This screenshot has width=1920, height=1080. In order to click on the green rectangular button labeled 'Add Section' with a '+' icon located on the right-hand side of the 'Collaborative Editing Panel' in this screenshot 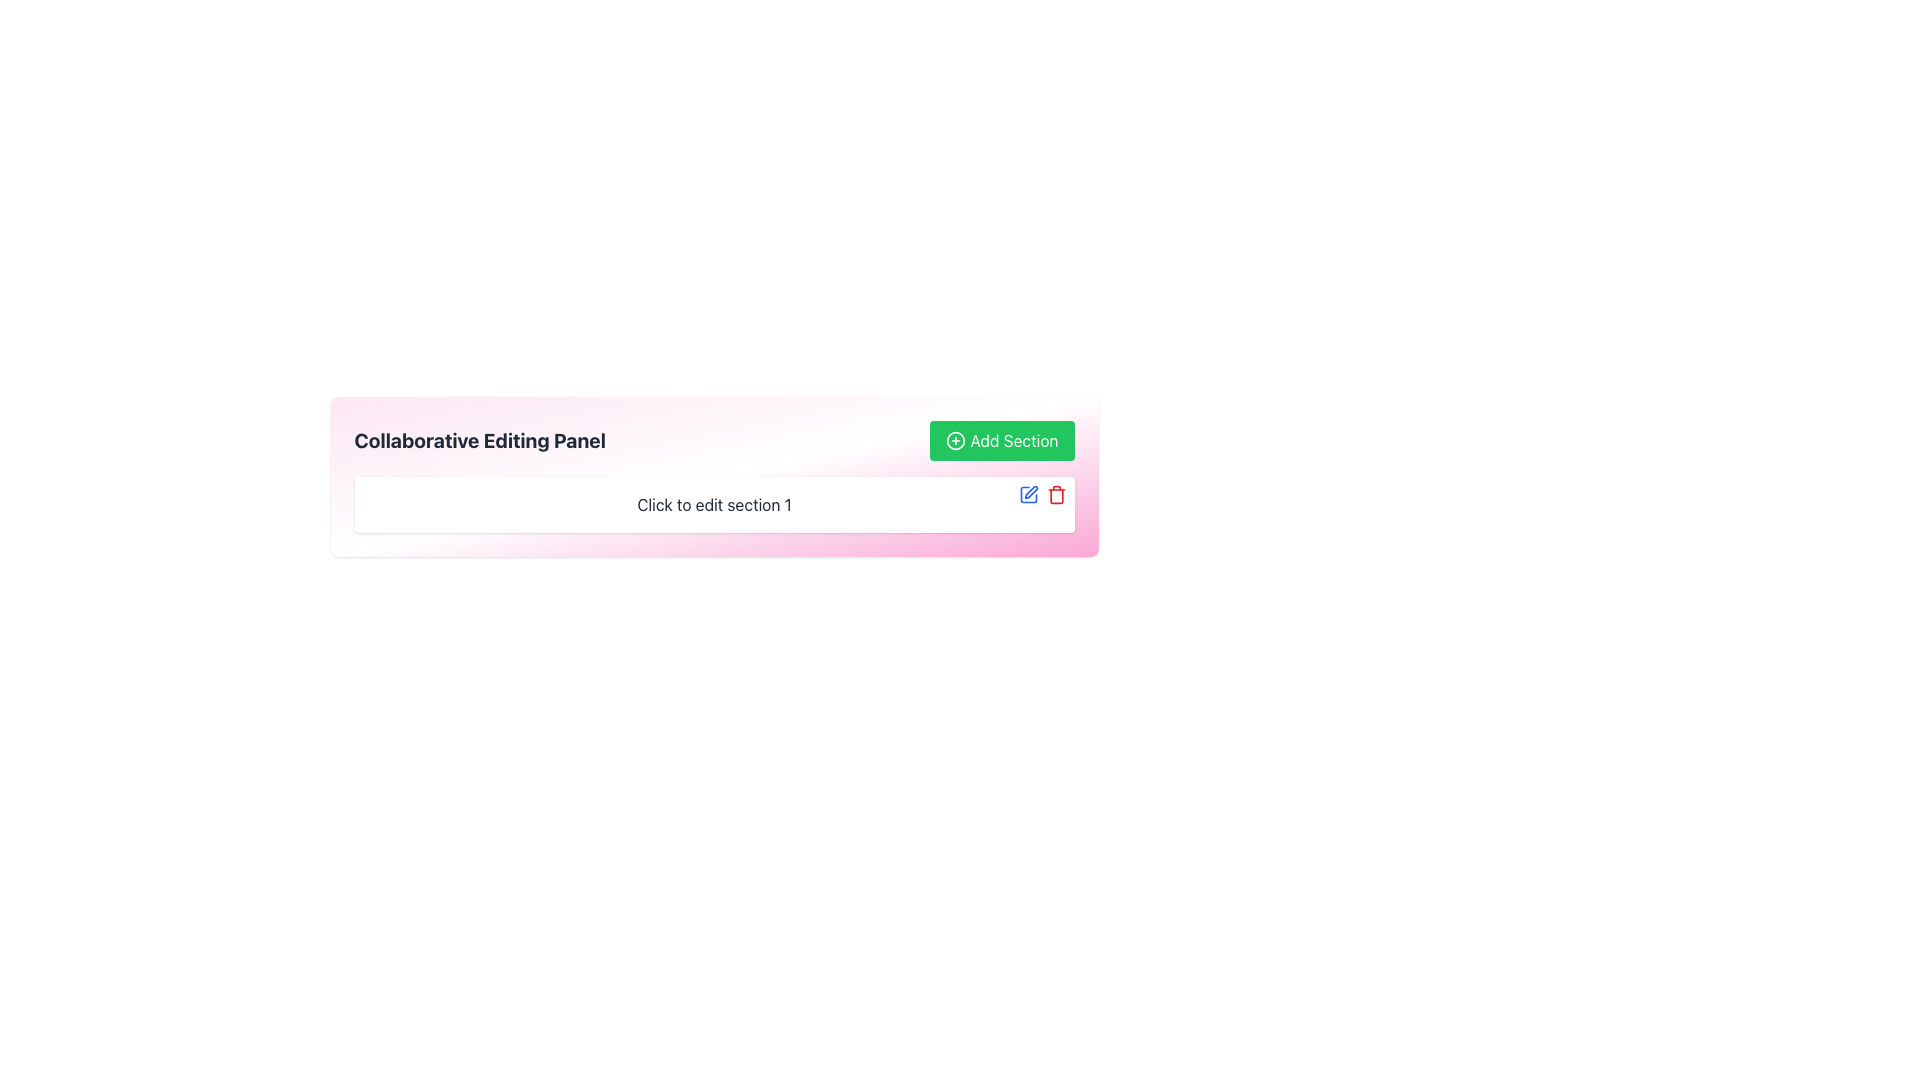, I will do `click(1002, 439)`.